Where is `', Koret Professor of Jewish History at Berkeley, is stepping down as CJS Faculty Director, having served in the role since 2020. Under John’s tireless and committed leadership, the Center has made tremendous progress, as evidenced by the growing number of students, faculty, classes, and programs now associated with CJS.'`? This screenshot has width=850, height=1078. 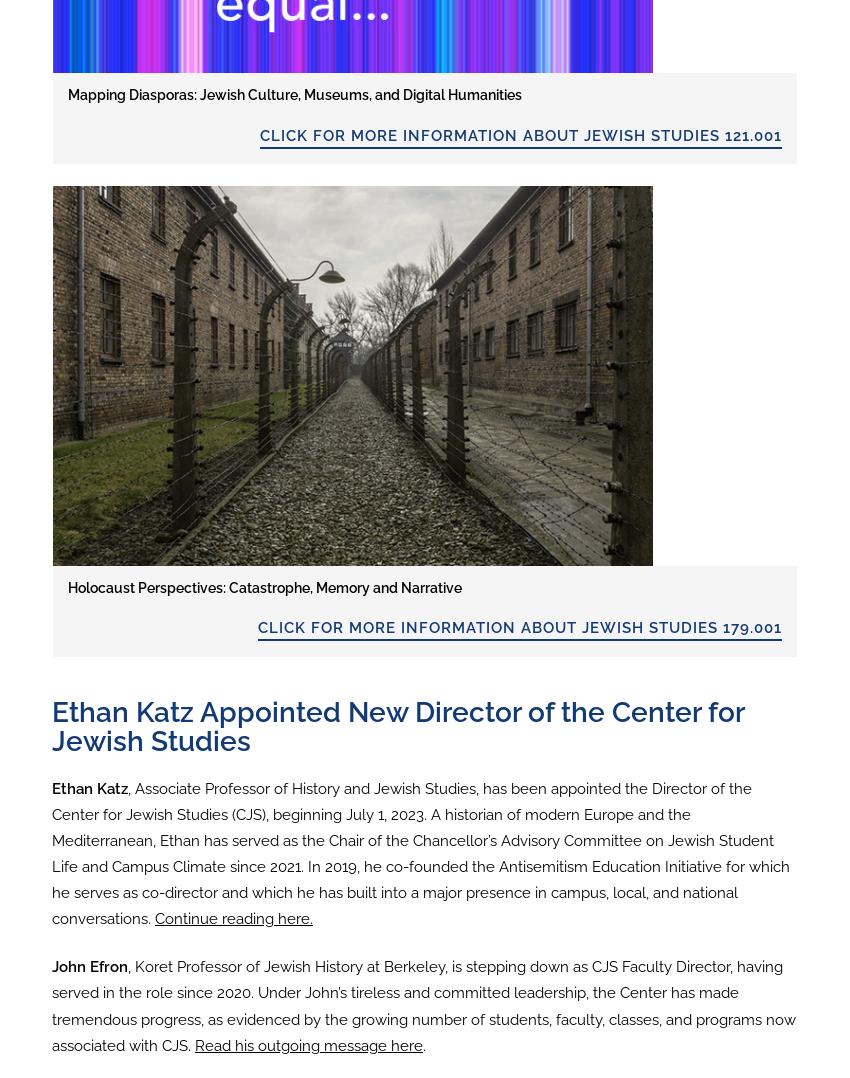
', Koret Professor of Jewish History at Berkeley, is stepping down as CJS Faculty Director, having served in the role since 2020. Under John’s tireless and committed leadership, the Center has made tremendous progress, as evidenced by the growing number of students, faculty, classes, and programs now associated with CJS.' is located at coordinates (423, 1004).